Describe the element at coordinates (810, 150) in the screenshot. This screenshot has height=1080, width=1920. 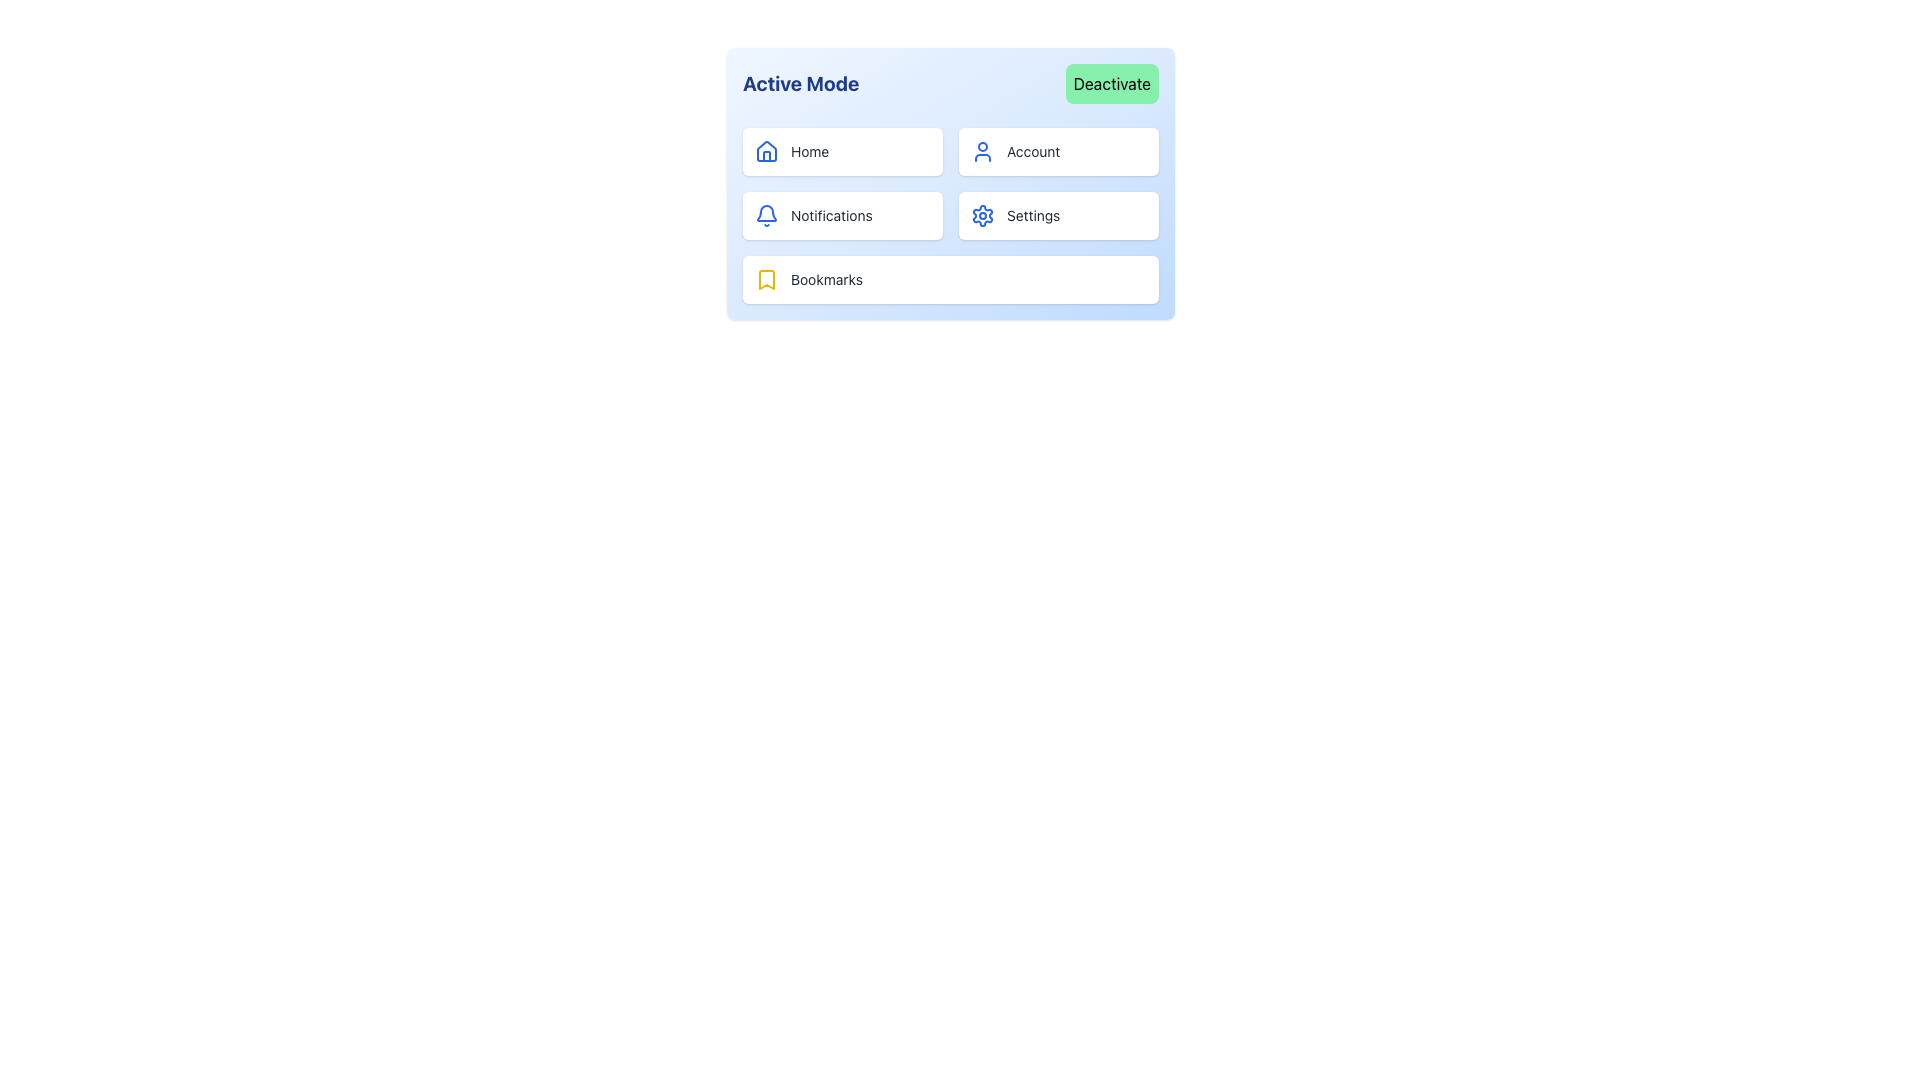
I see `the 'Home' text label located within the first button of a grid layout, which informs the user about the button's purpose` at that location.